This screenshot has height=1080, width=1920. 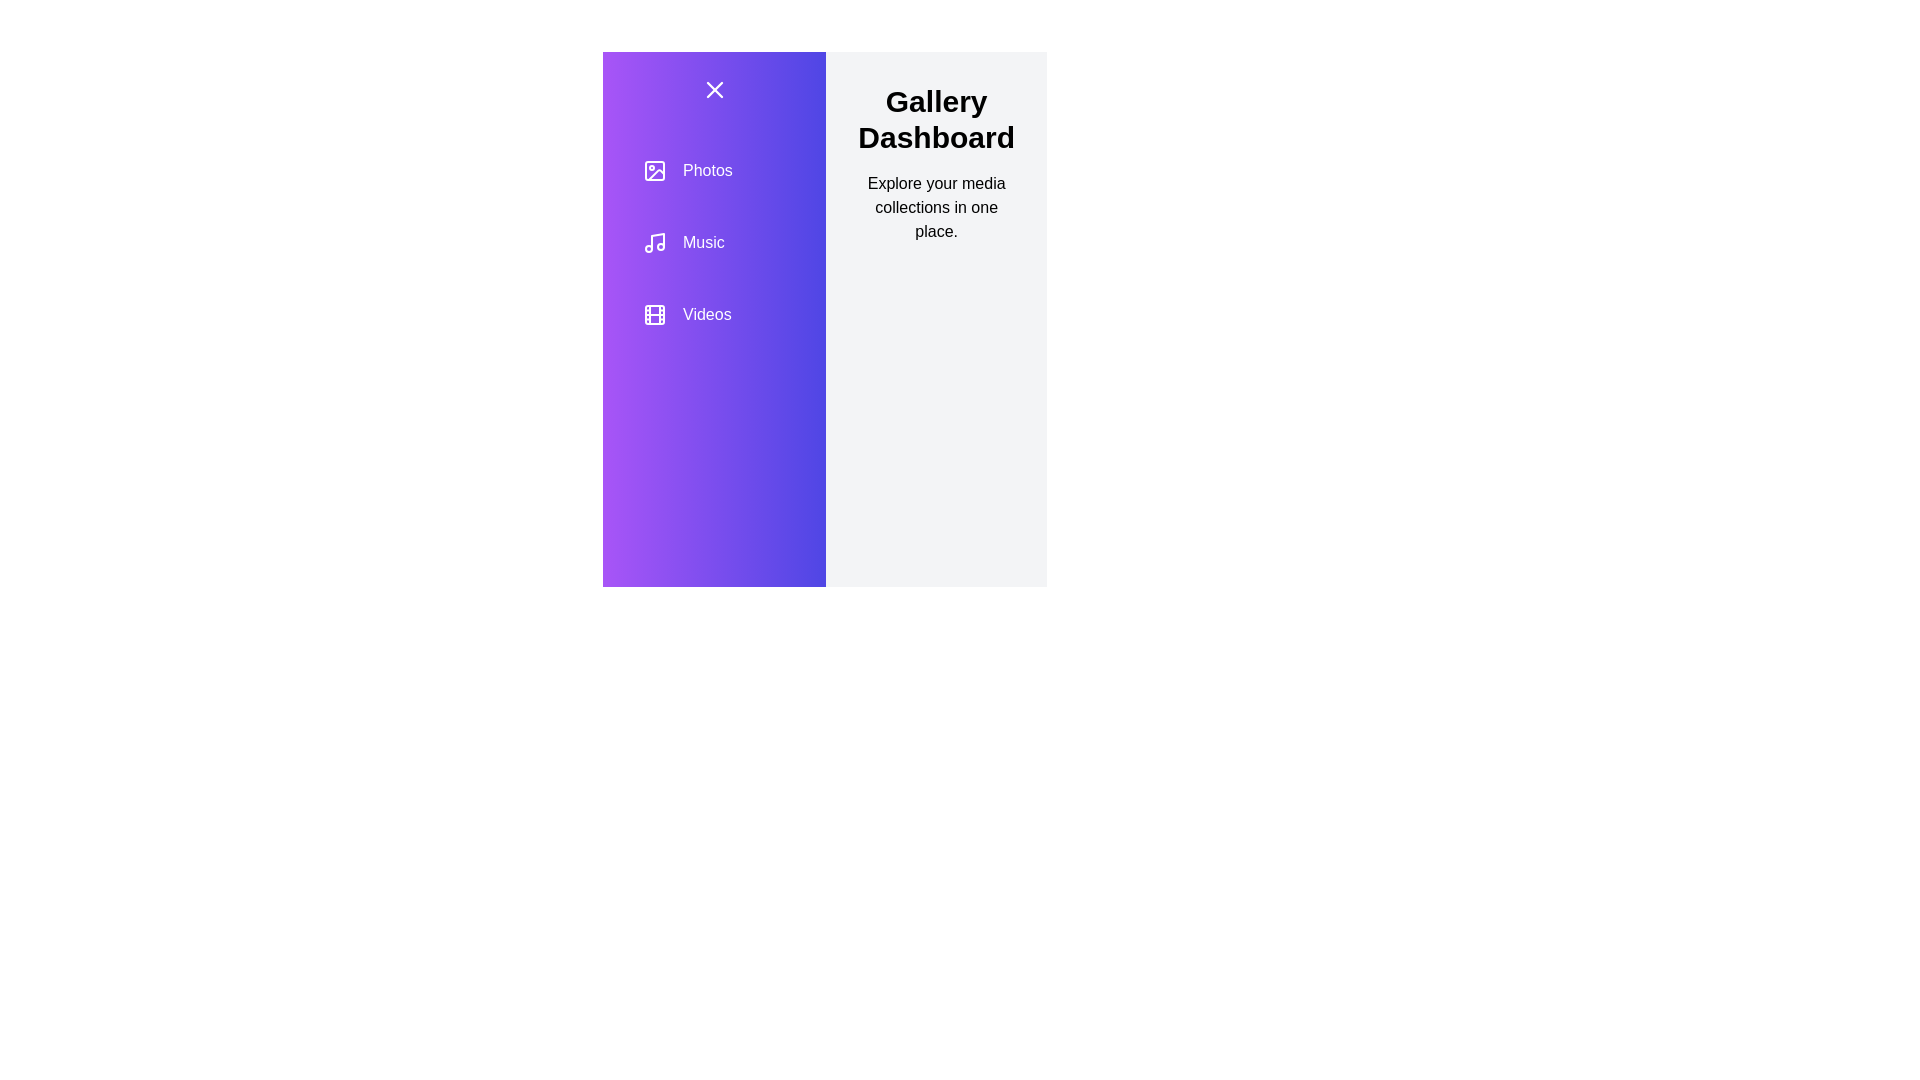 What do you see at coordinates (935, 119) in the screenshot?
I see `the text Gallery Dashboard in the component` at bounding box center [935, 119].